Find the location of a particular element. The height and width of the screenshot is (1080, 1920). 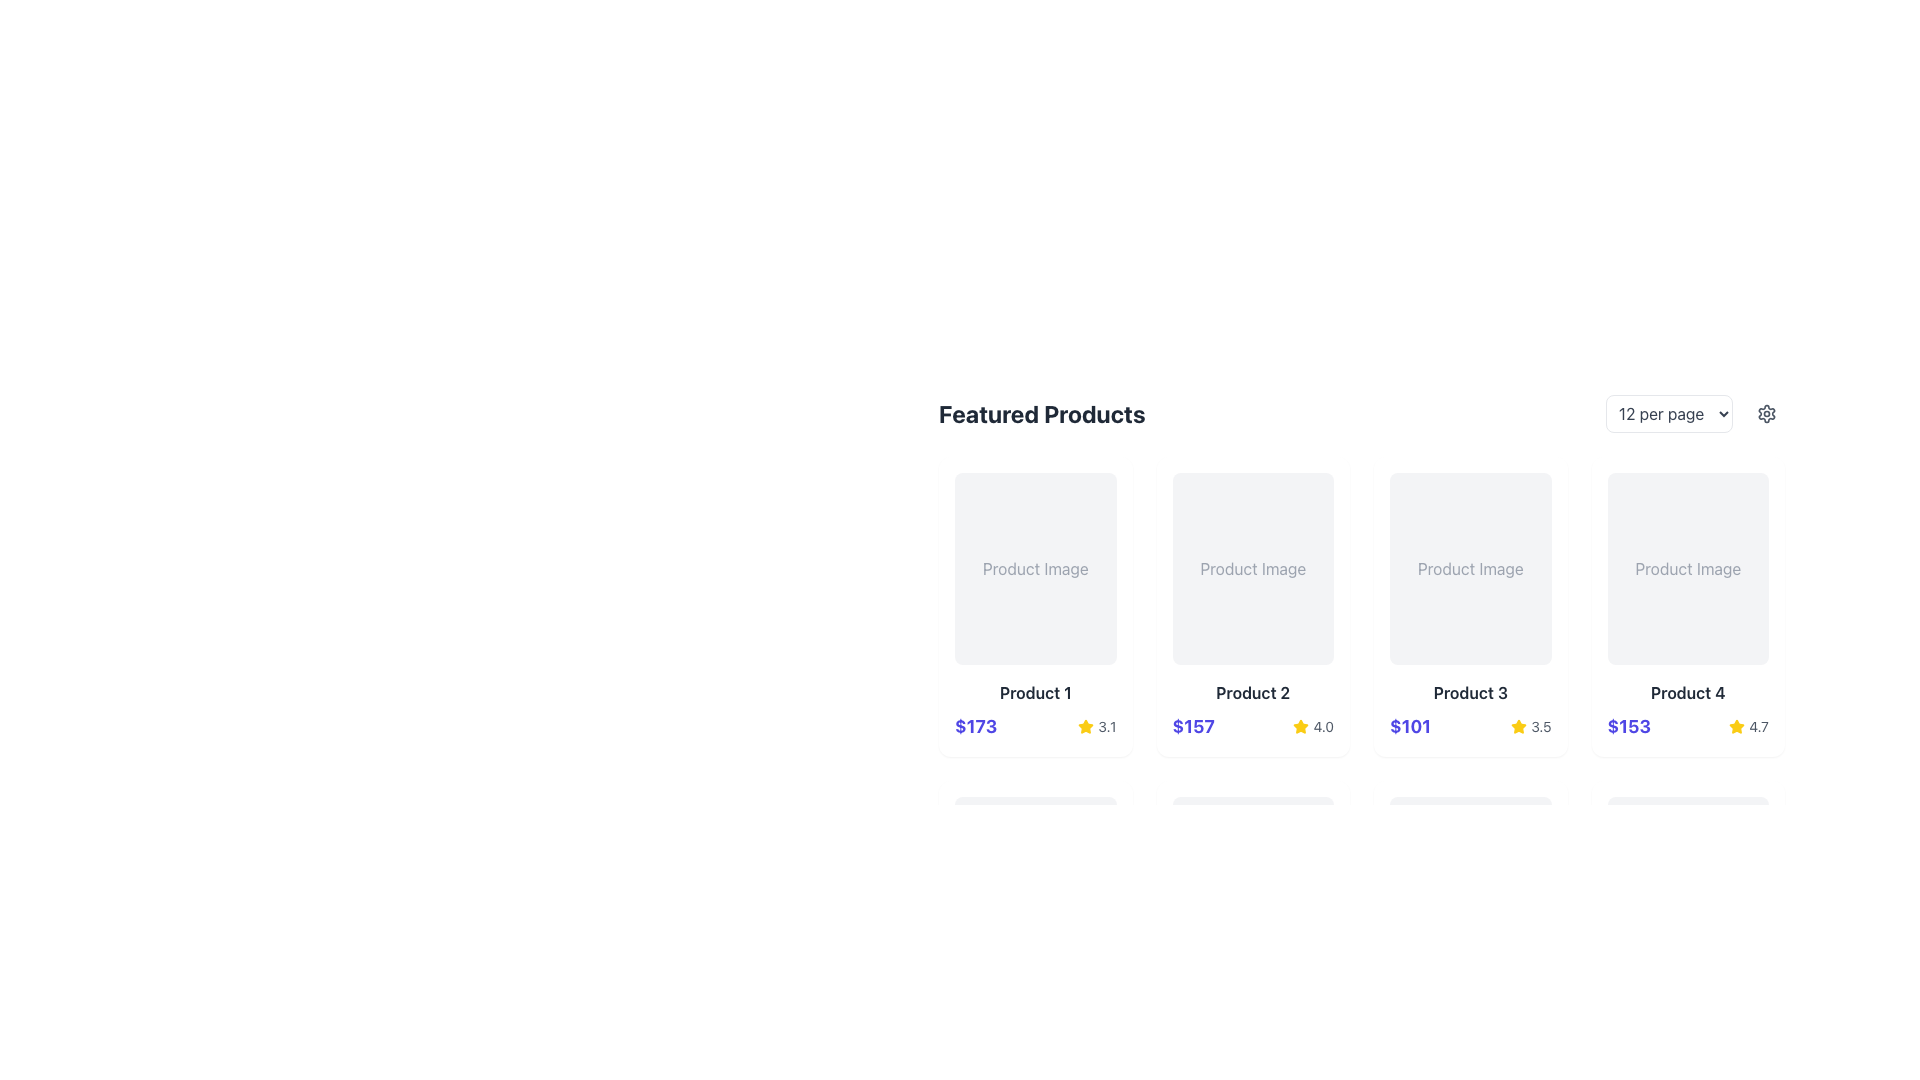

the price and rating information displayed in the second product card from the left, positioned below the product title and other details is located at coordinates (1252, 726).